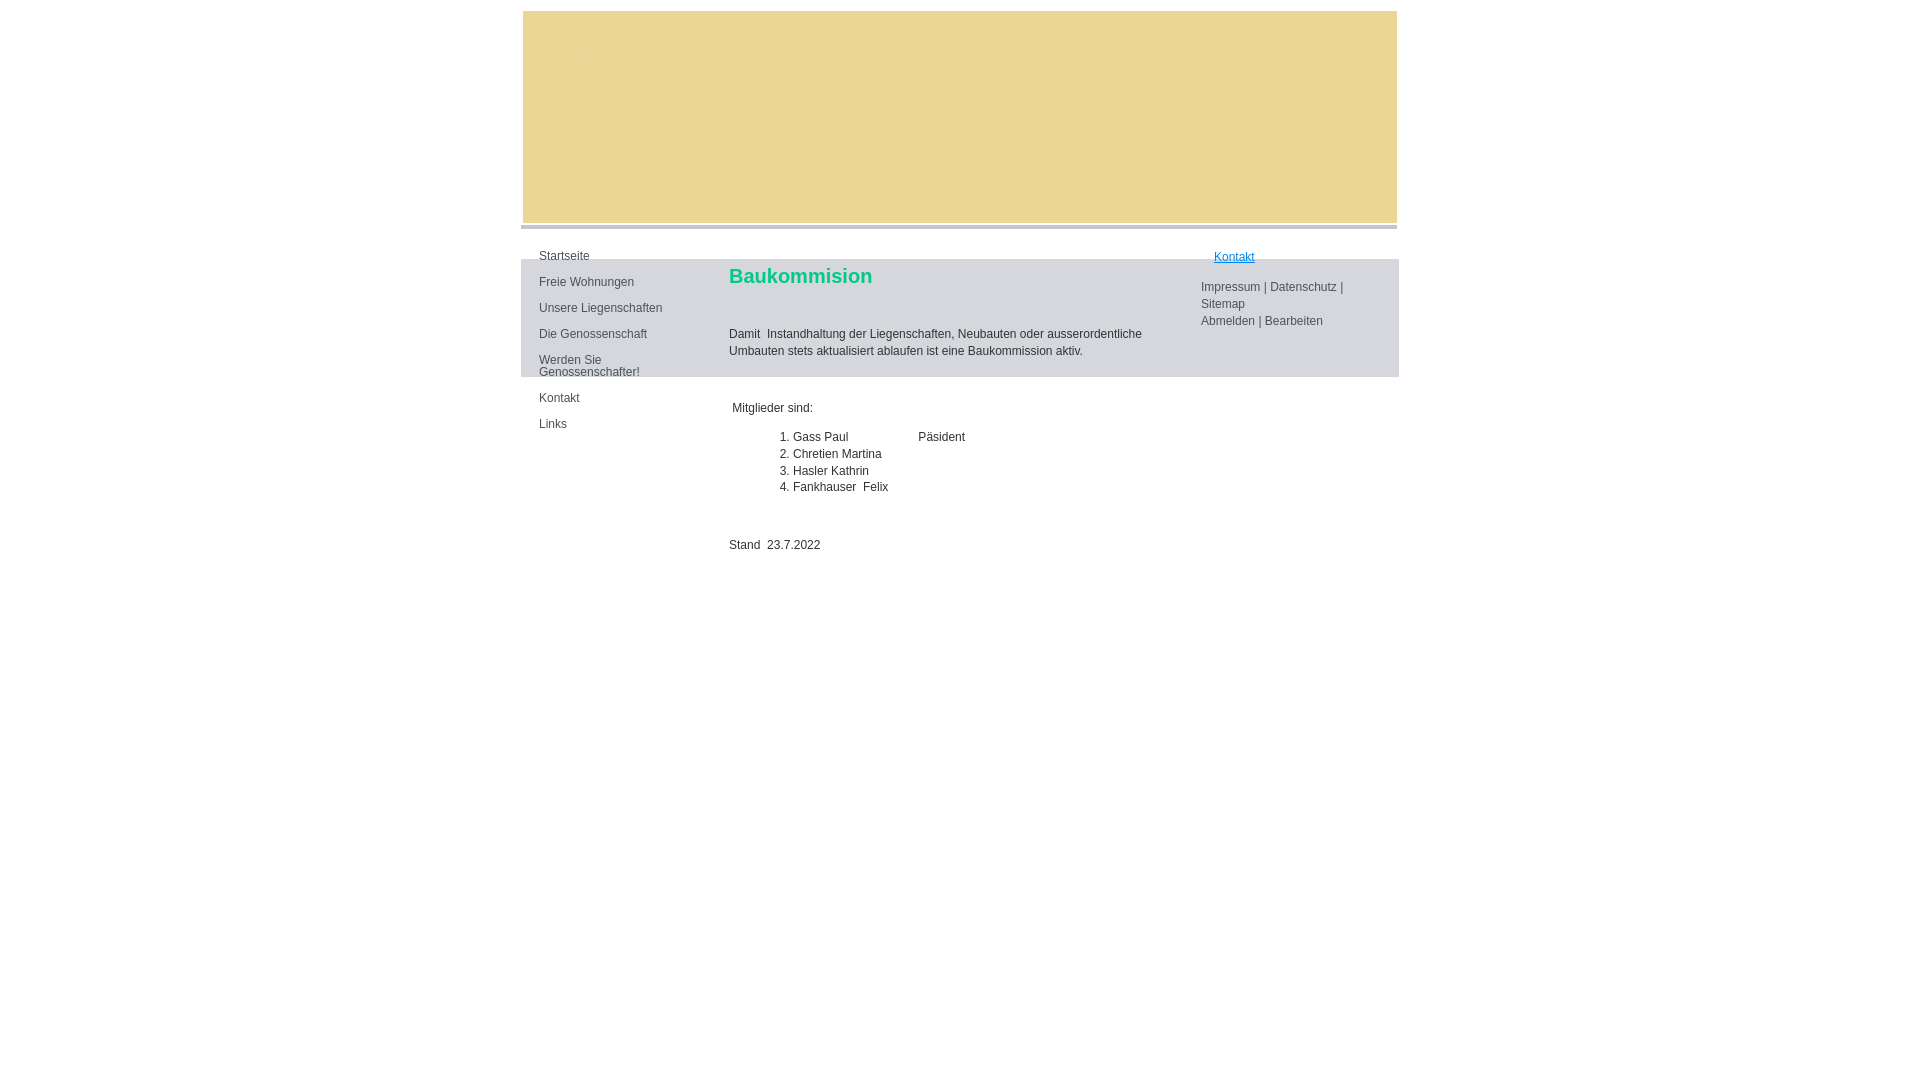  What do you see at coordinates (1264, 319) in the screenshot?
I see `'Bearbeiten'` at bounding box center [1264, 319].